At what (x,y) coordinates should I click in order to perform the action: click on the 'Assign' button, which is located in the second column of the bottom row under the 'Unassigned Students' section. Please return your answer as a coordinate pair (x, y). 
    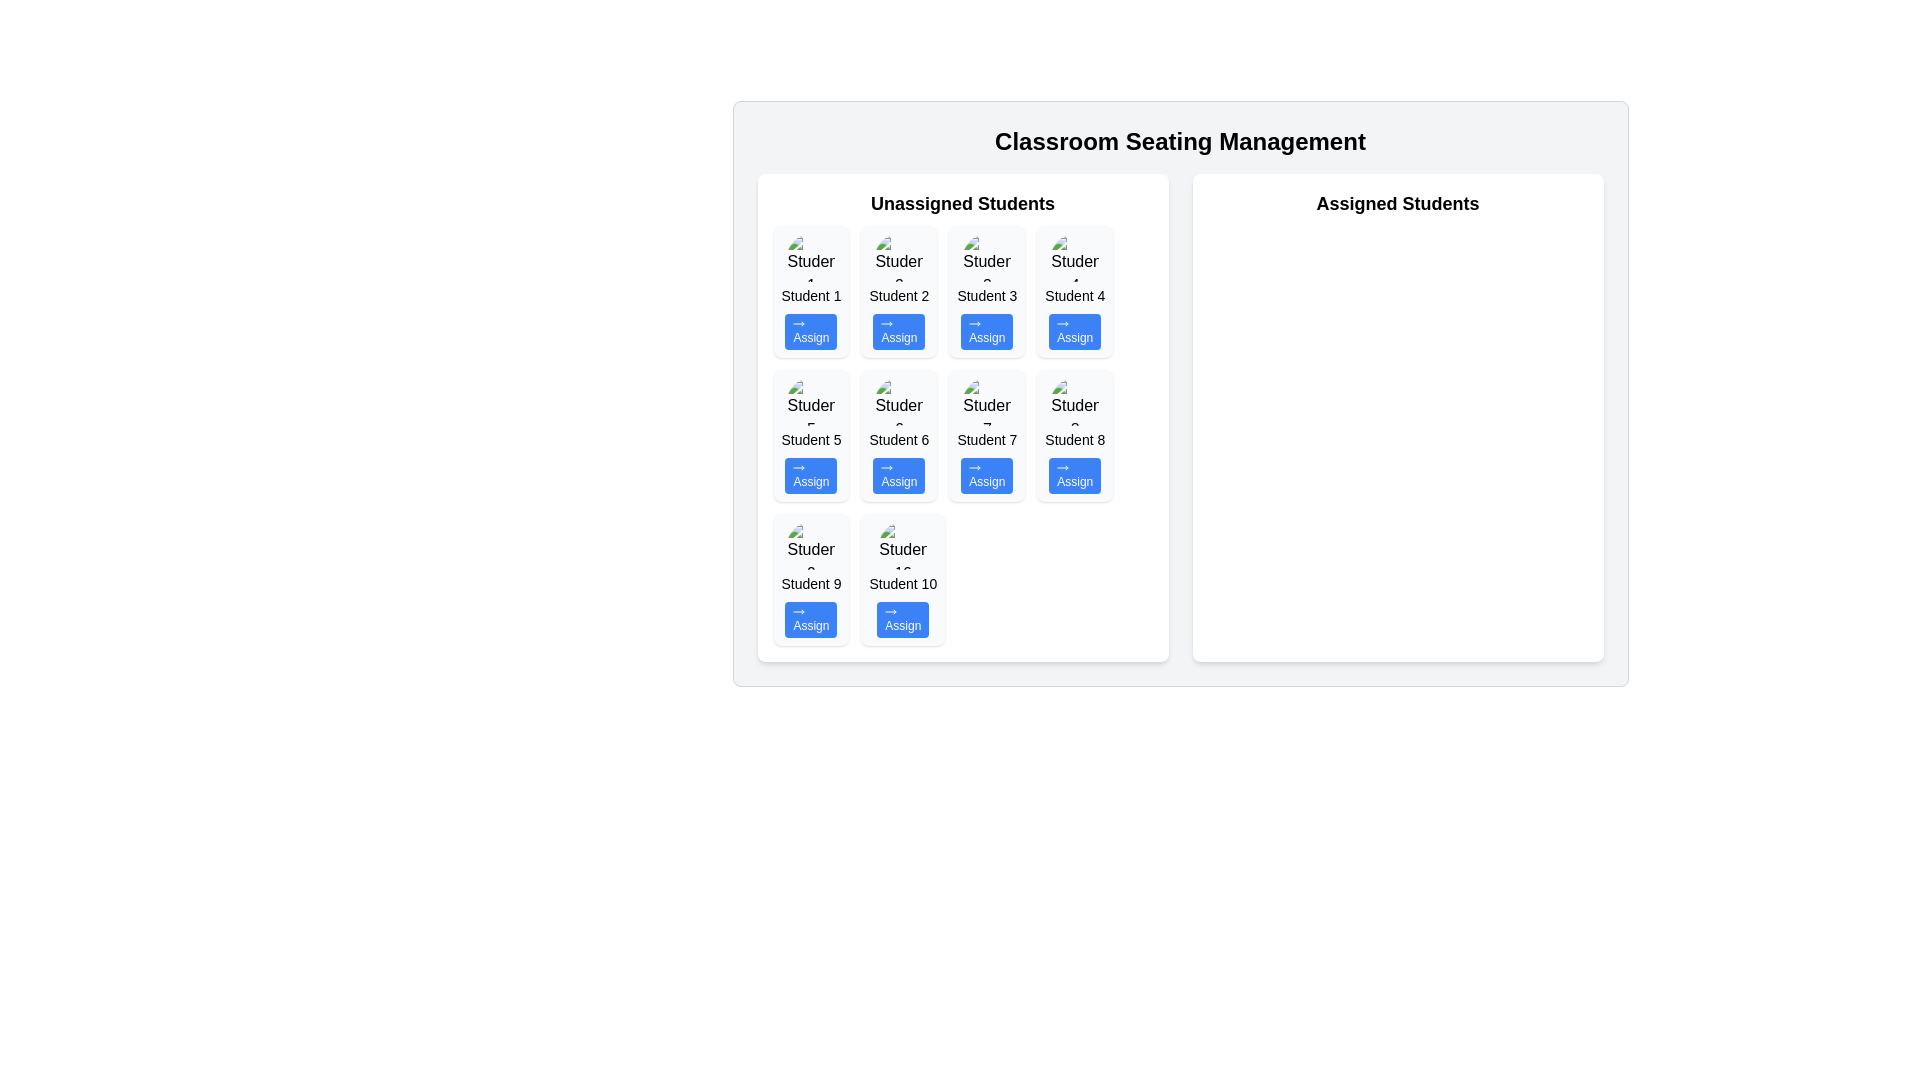
    Looking at the image, I should click on (886, 467).